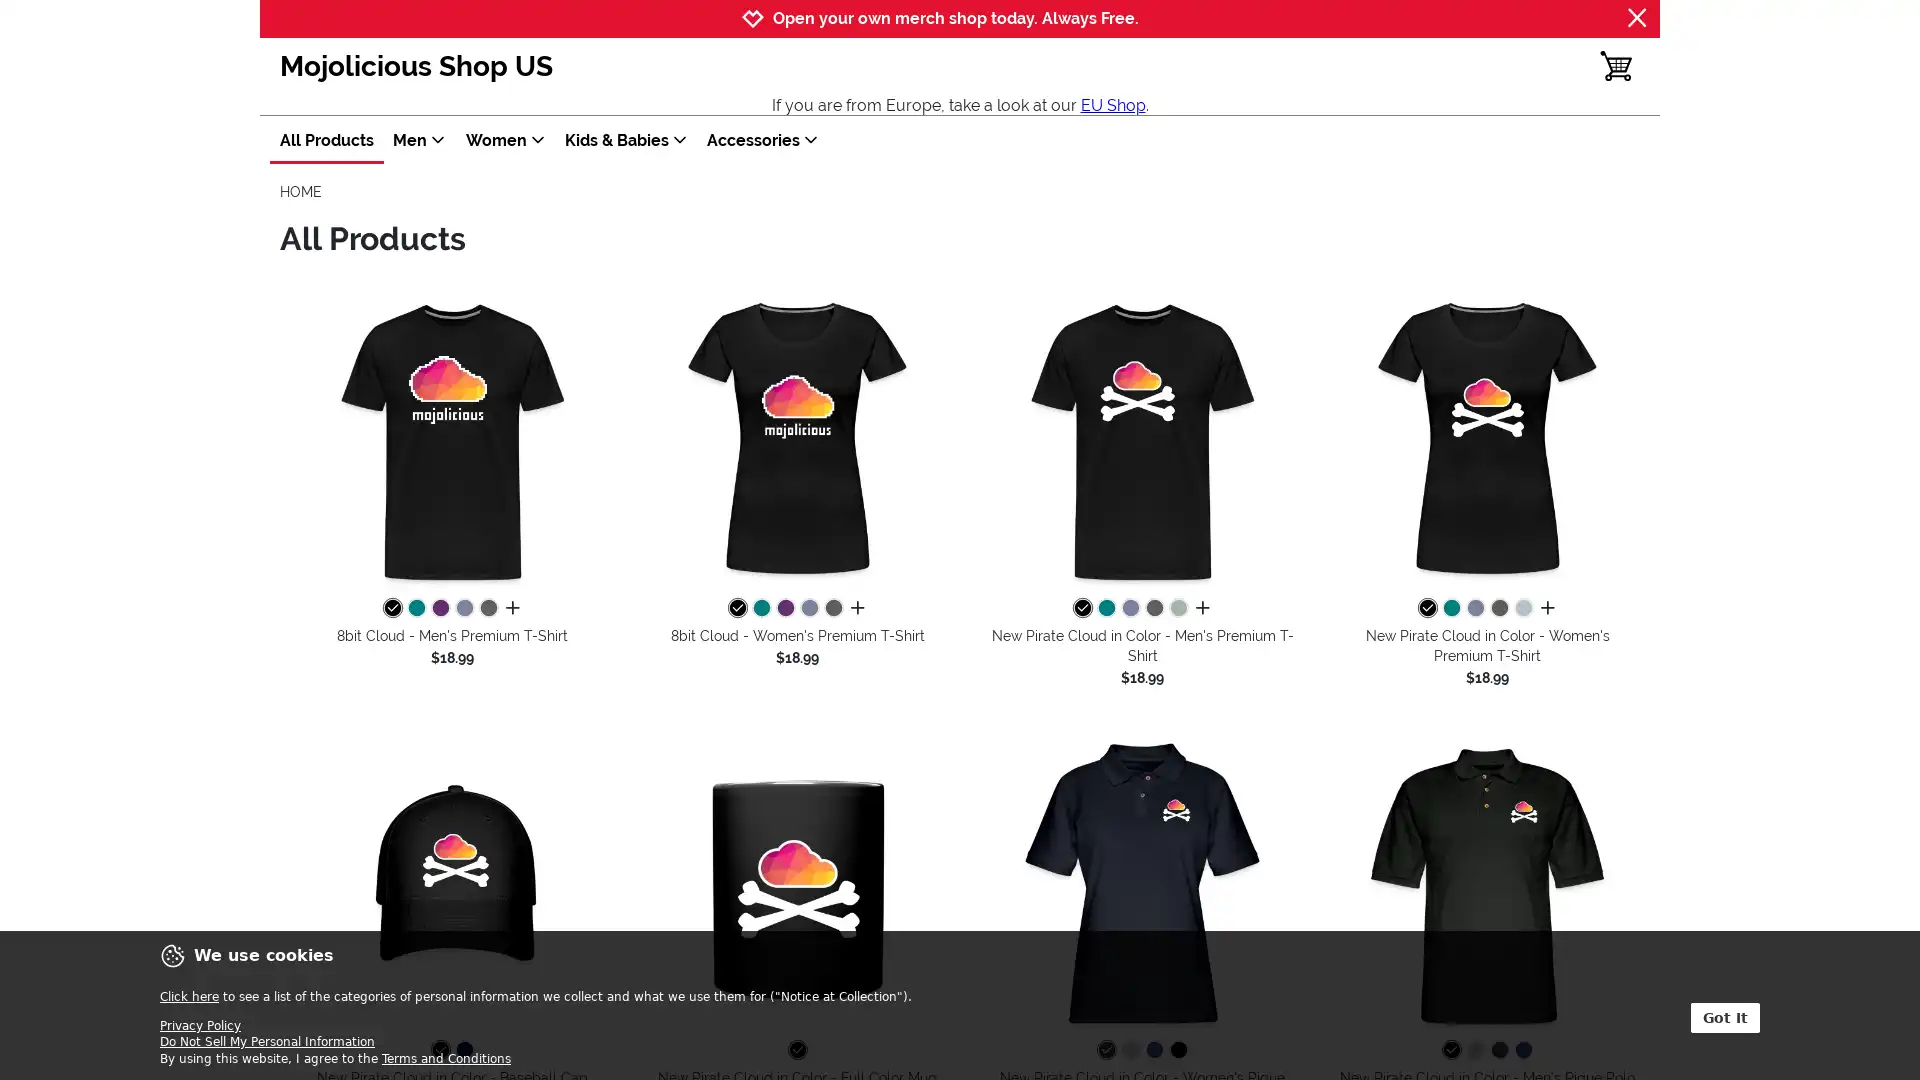 The width and height of the screenshot is (1920, 1080). Describe the element at coordinates (451, 439) in the screenshot. I see `8bit Cloud - Men's Premium T-Shirt` at that location.